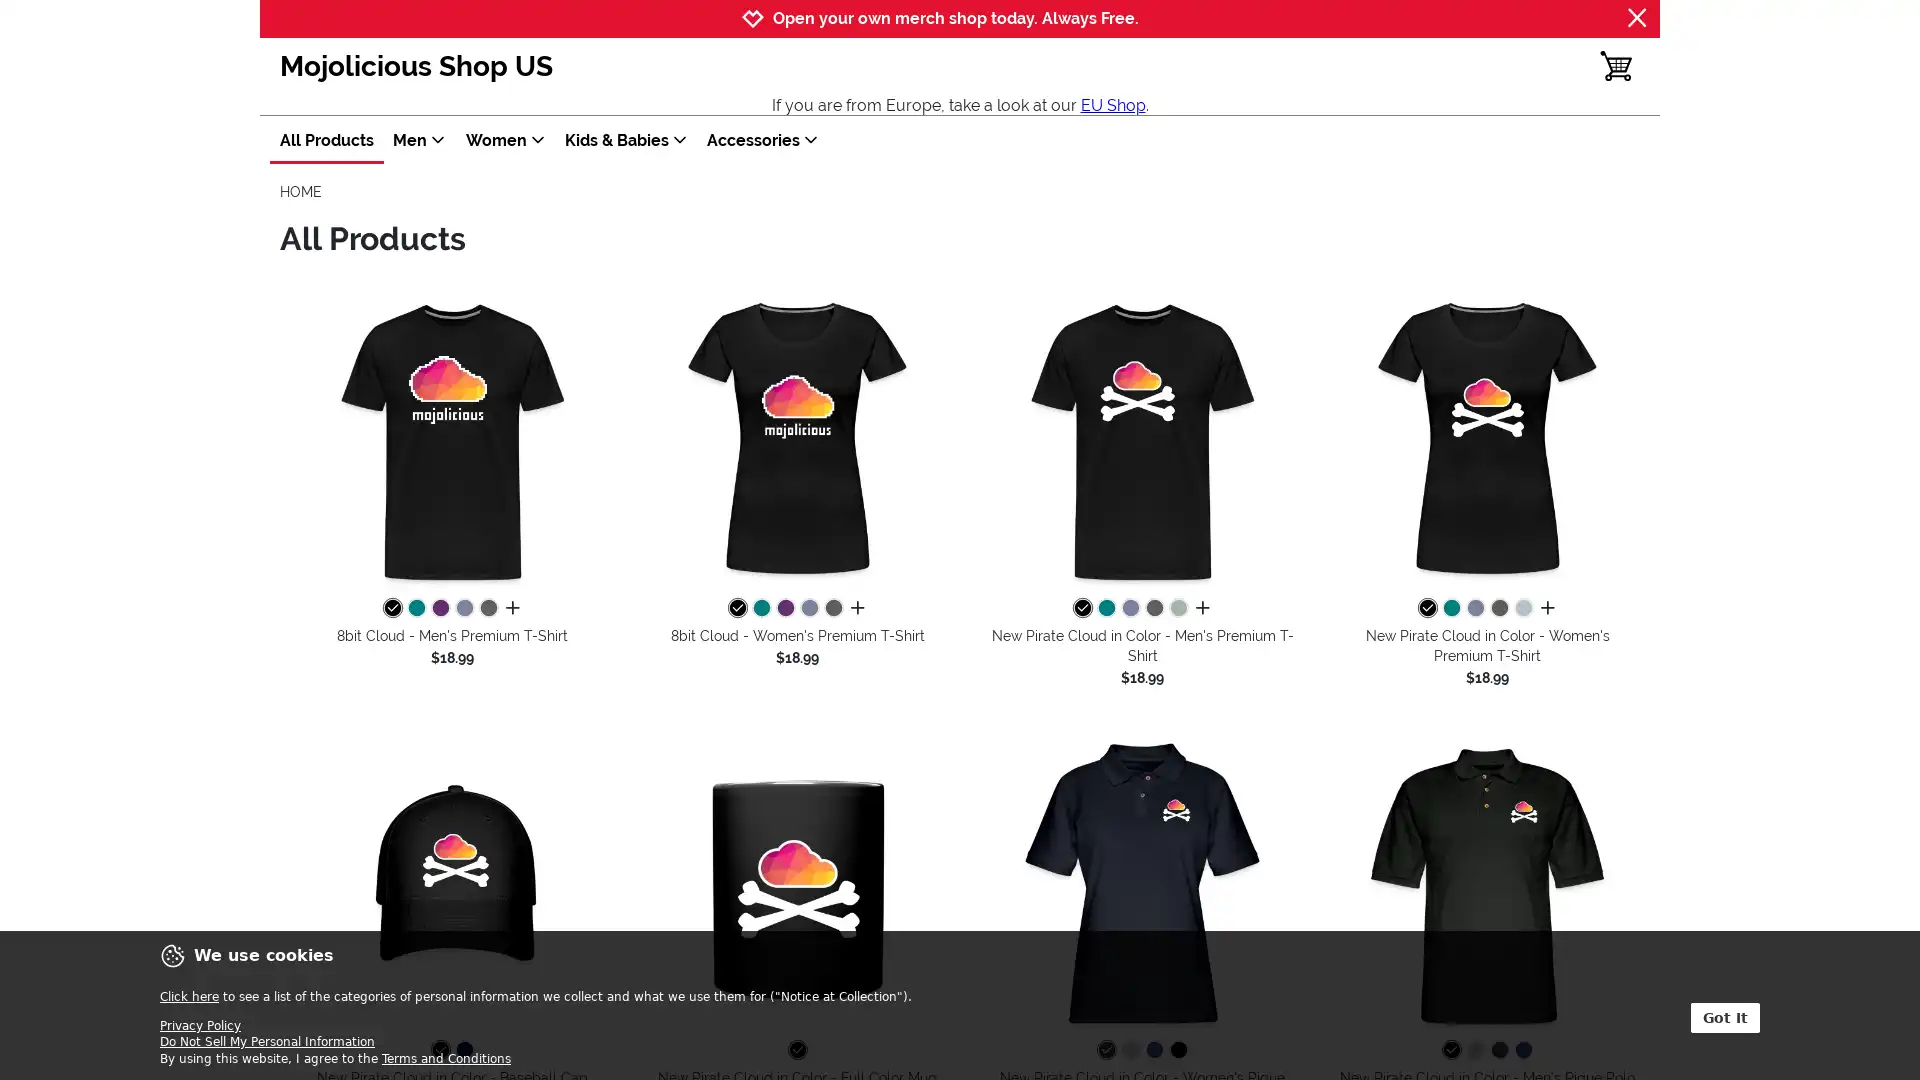 The width and height of the screenshot is (1920, 1080). Describe the element at coordinates (451, 439) in the screenshot. I see `8bit Cloud - Men's Premium T-Shirt` at that location.